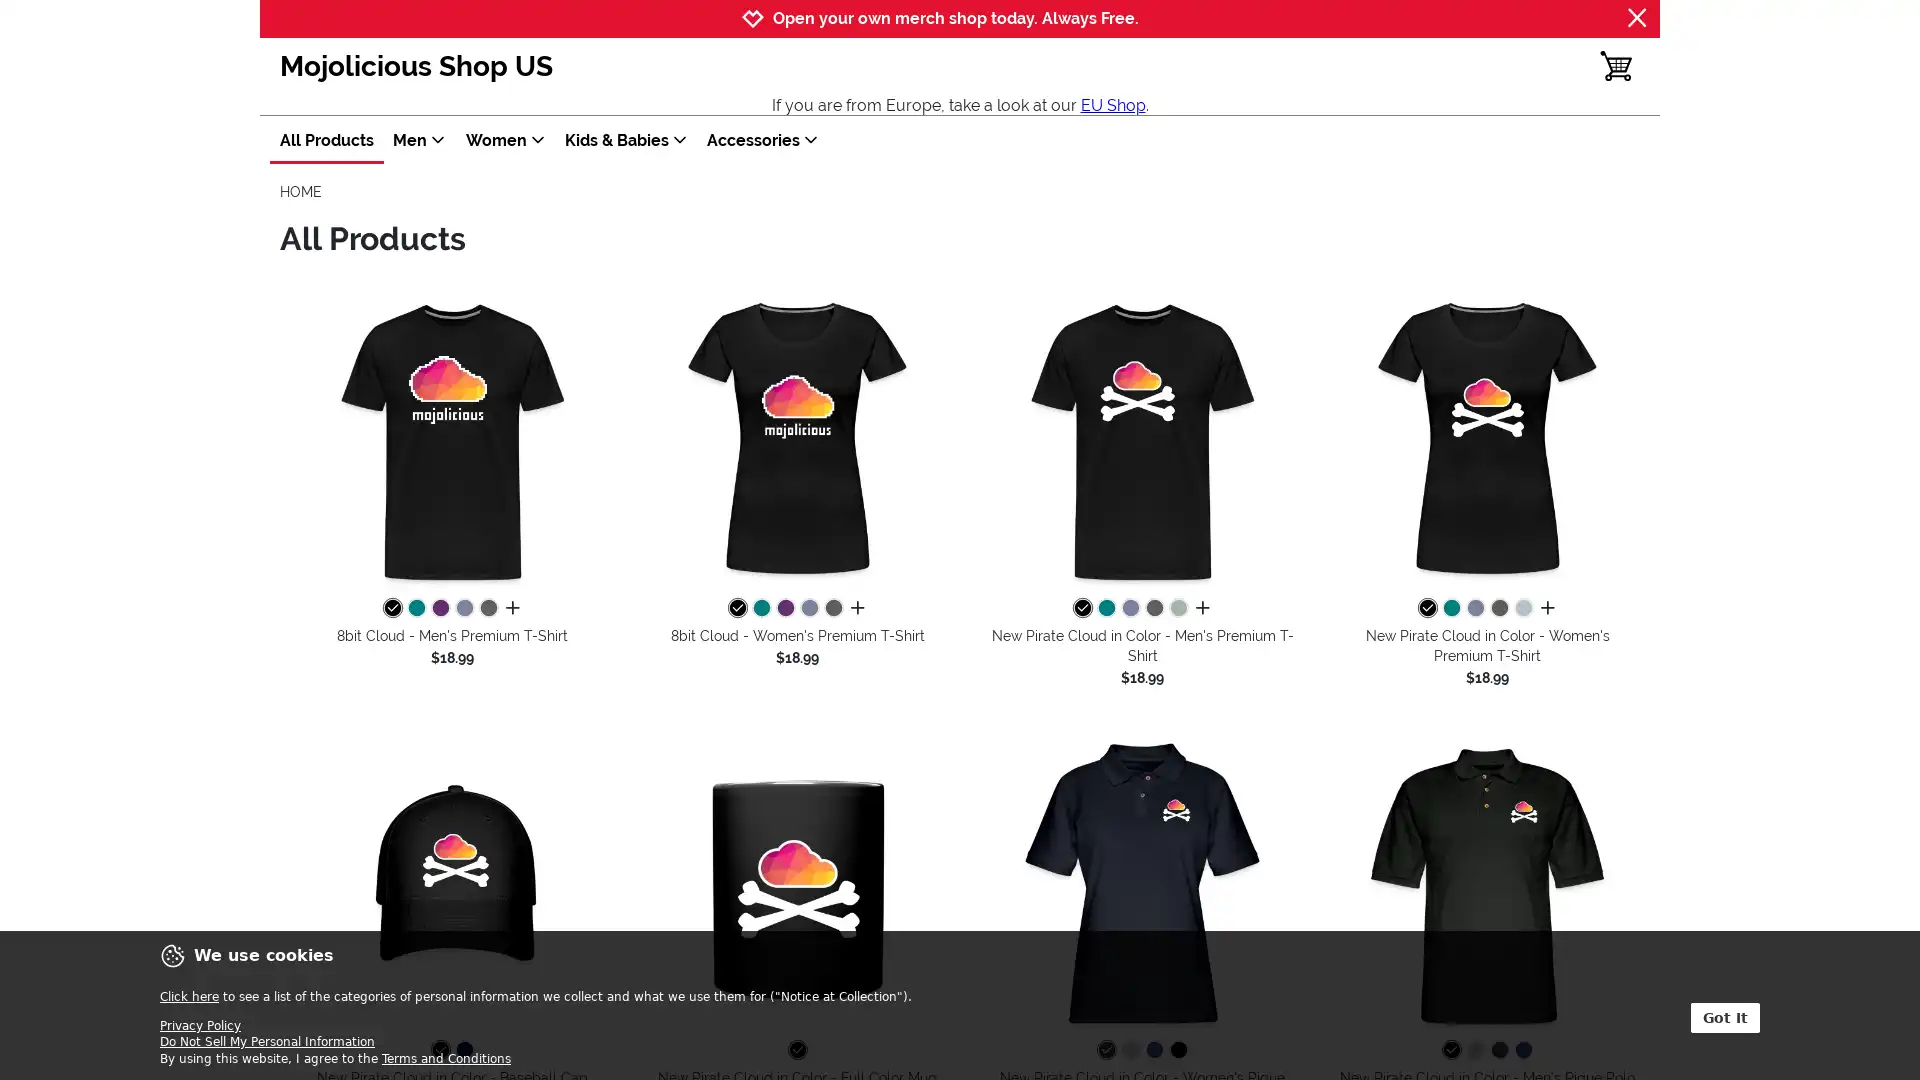 The width and height of the screenshot is (1920, 1080). Describe the element at coordinates (451, 439) in the screenshot. I see `8bit Cloud - Men's Premium T-Shirt` at that location.